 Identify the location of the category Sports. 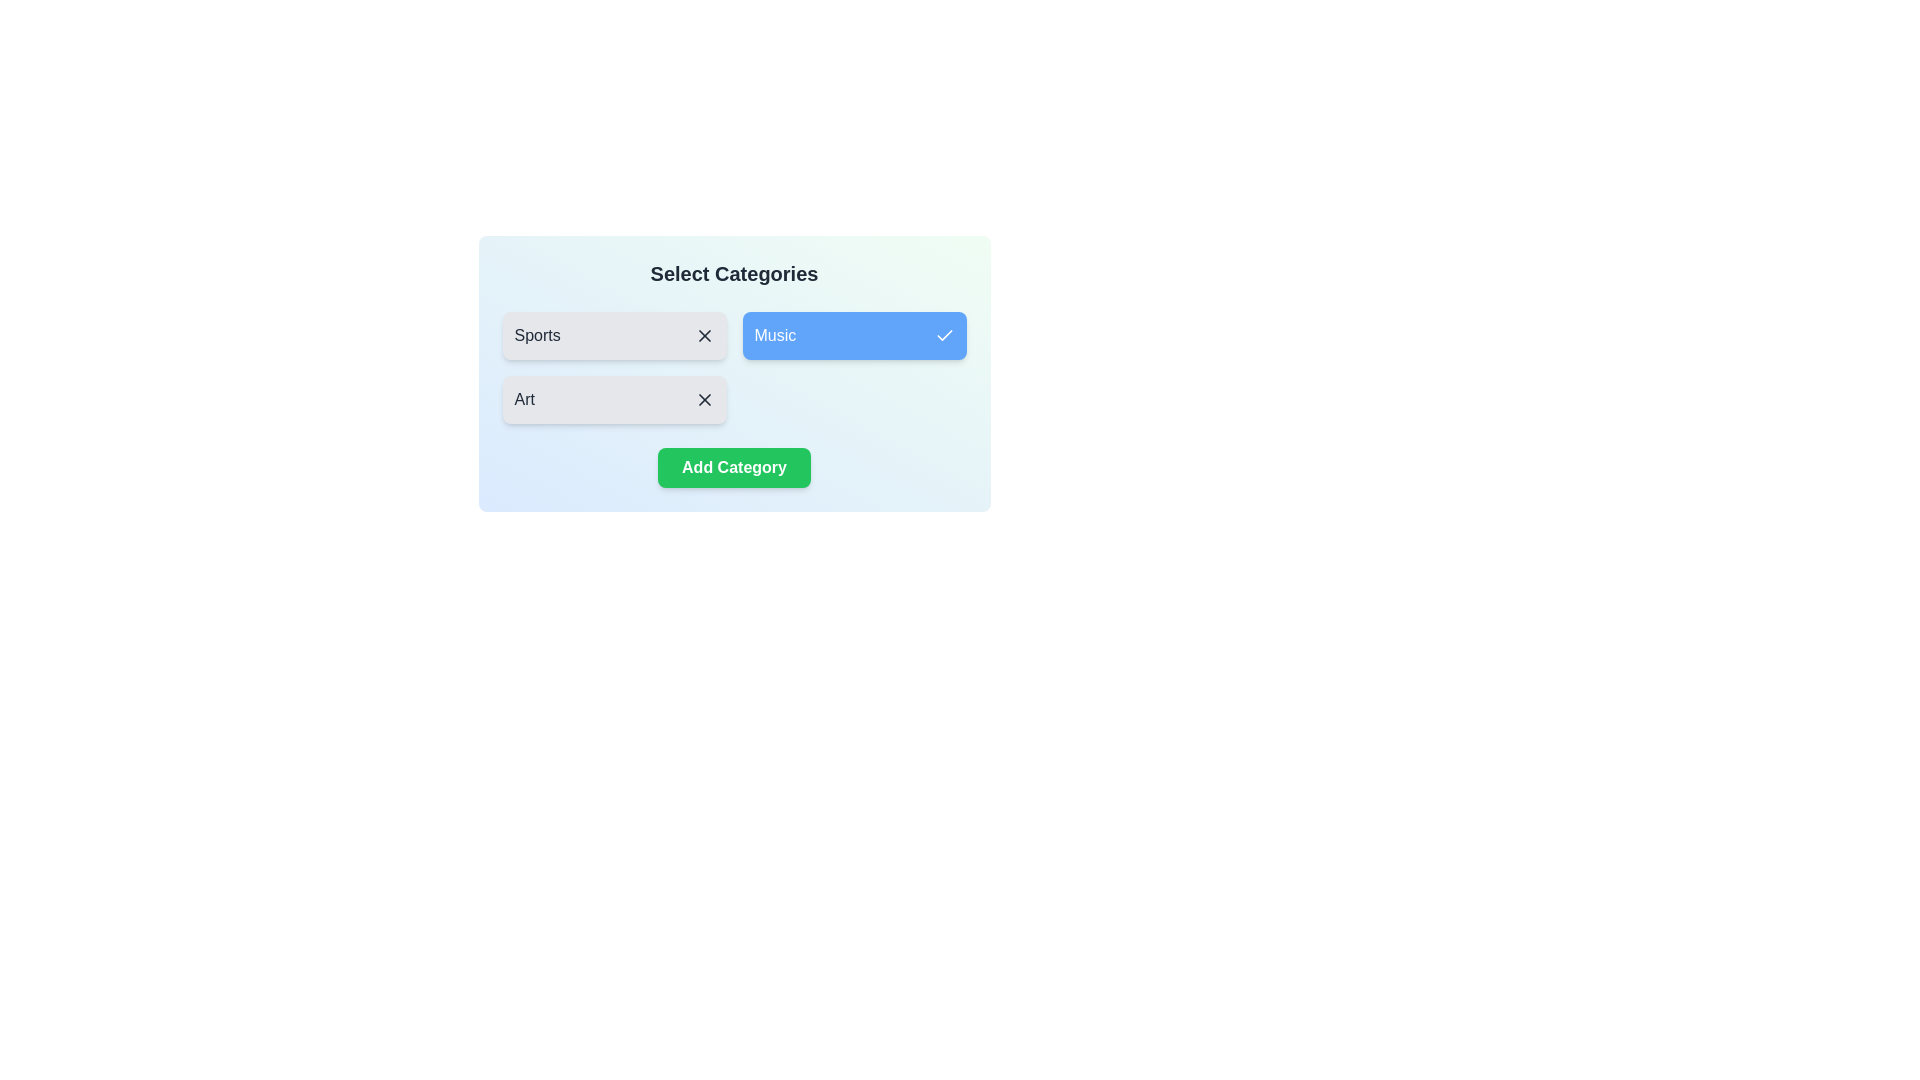
(613, 334).